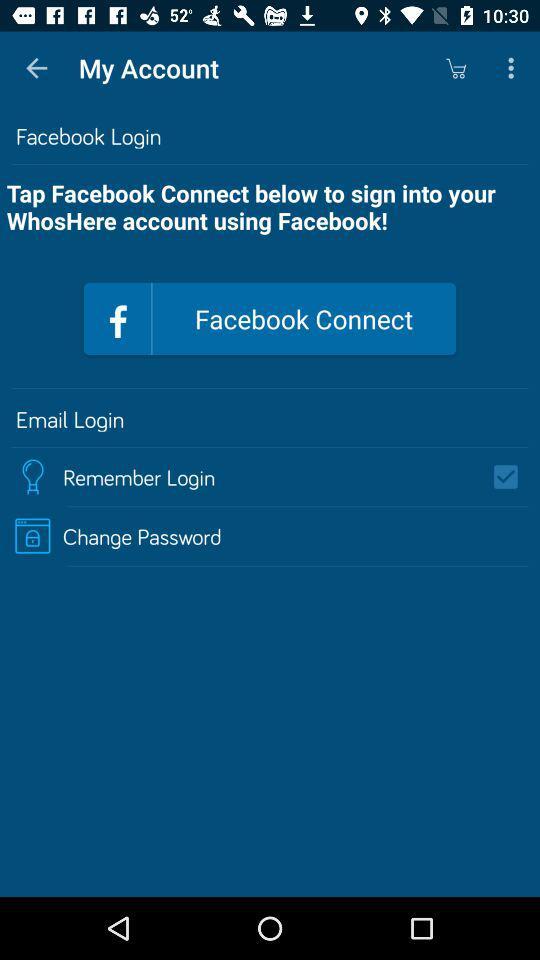 The image size is (540, 960). What do you see at coordinates (512, 477) in the screenshot?
I see `the item to the right of the remember login item` at bounding box center [512, 477].